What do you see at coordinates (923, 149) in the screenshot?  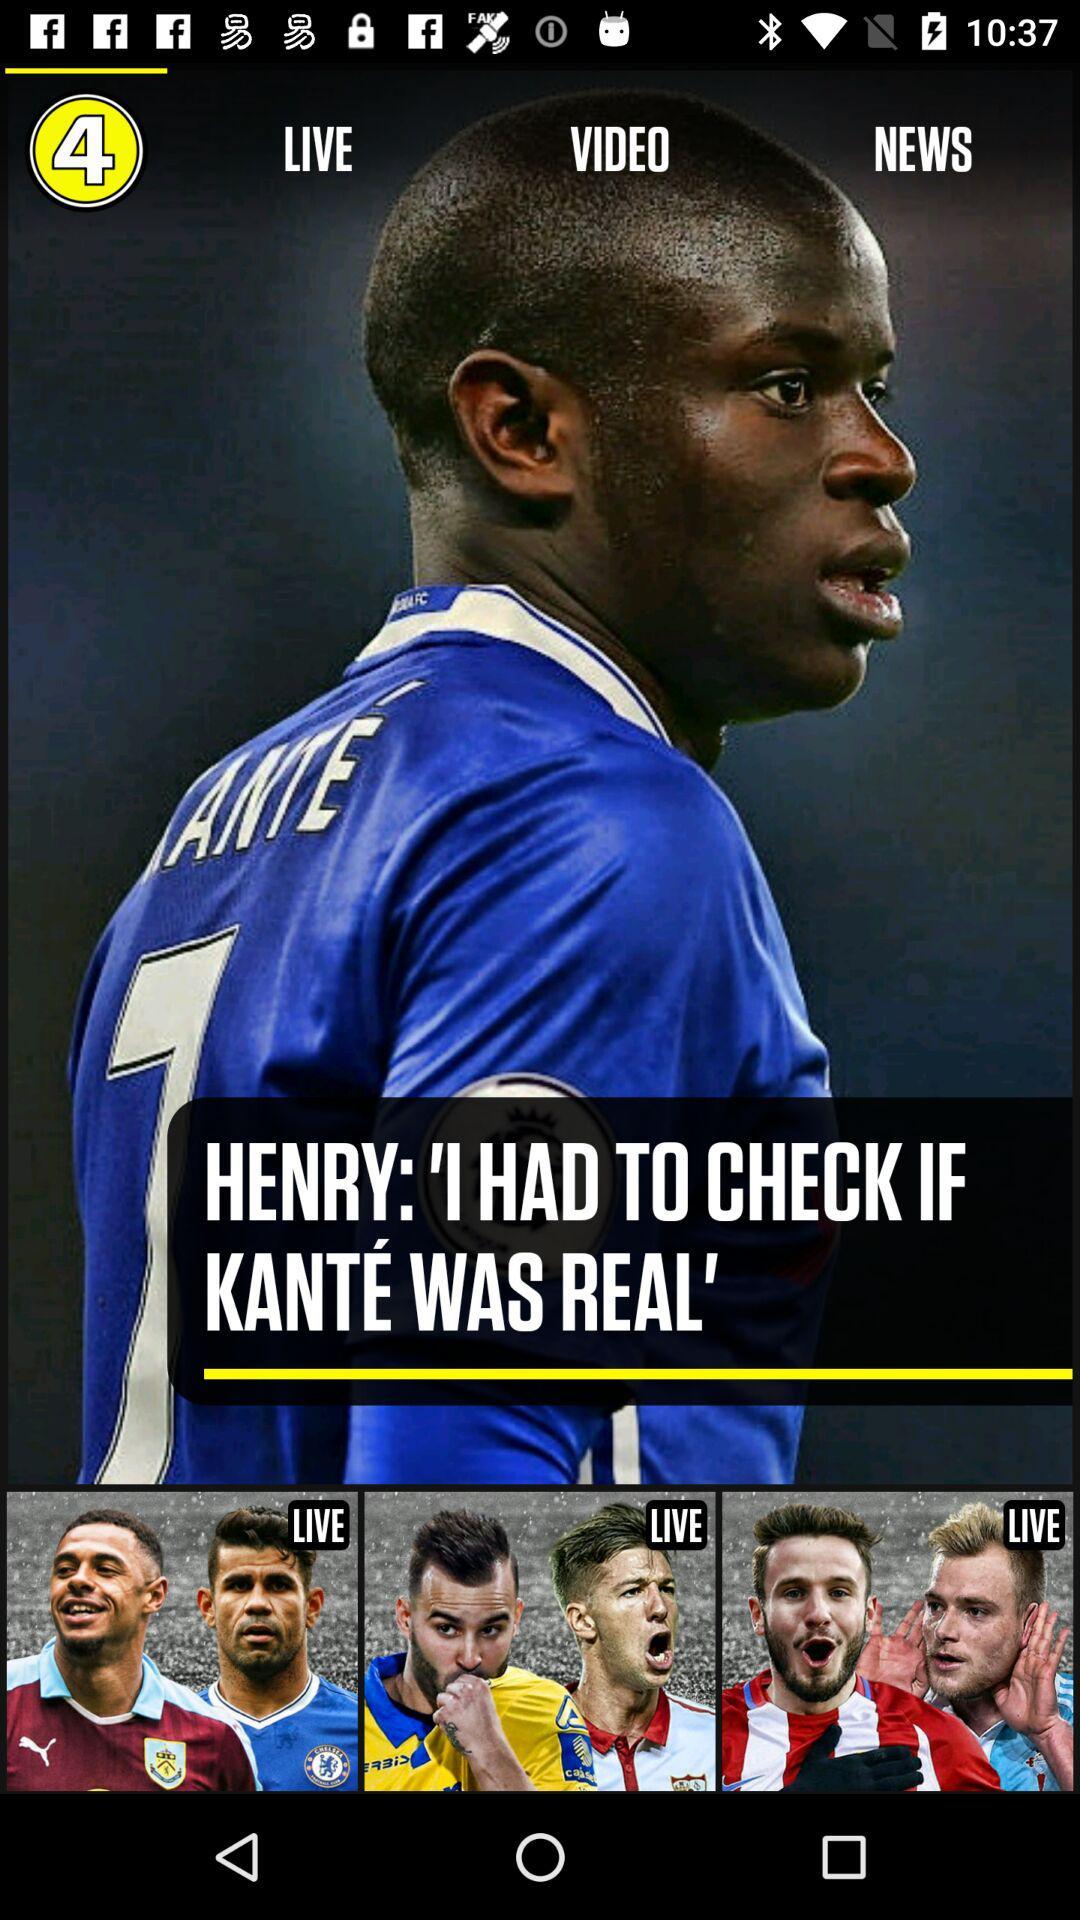 I see `news on top right corner of the screen` at bounding box center [923, 149].